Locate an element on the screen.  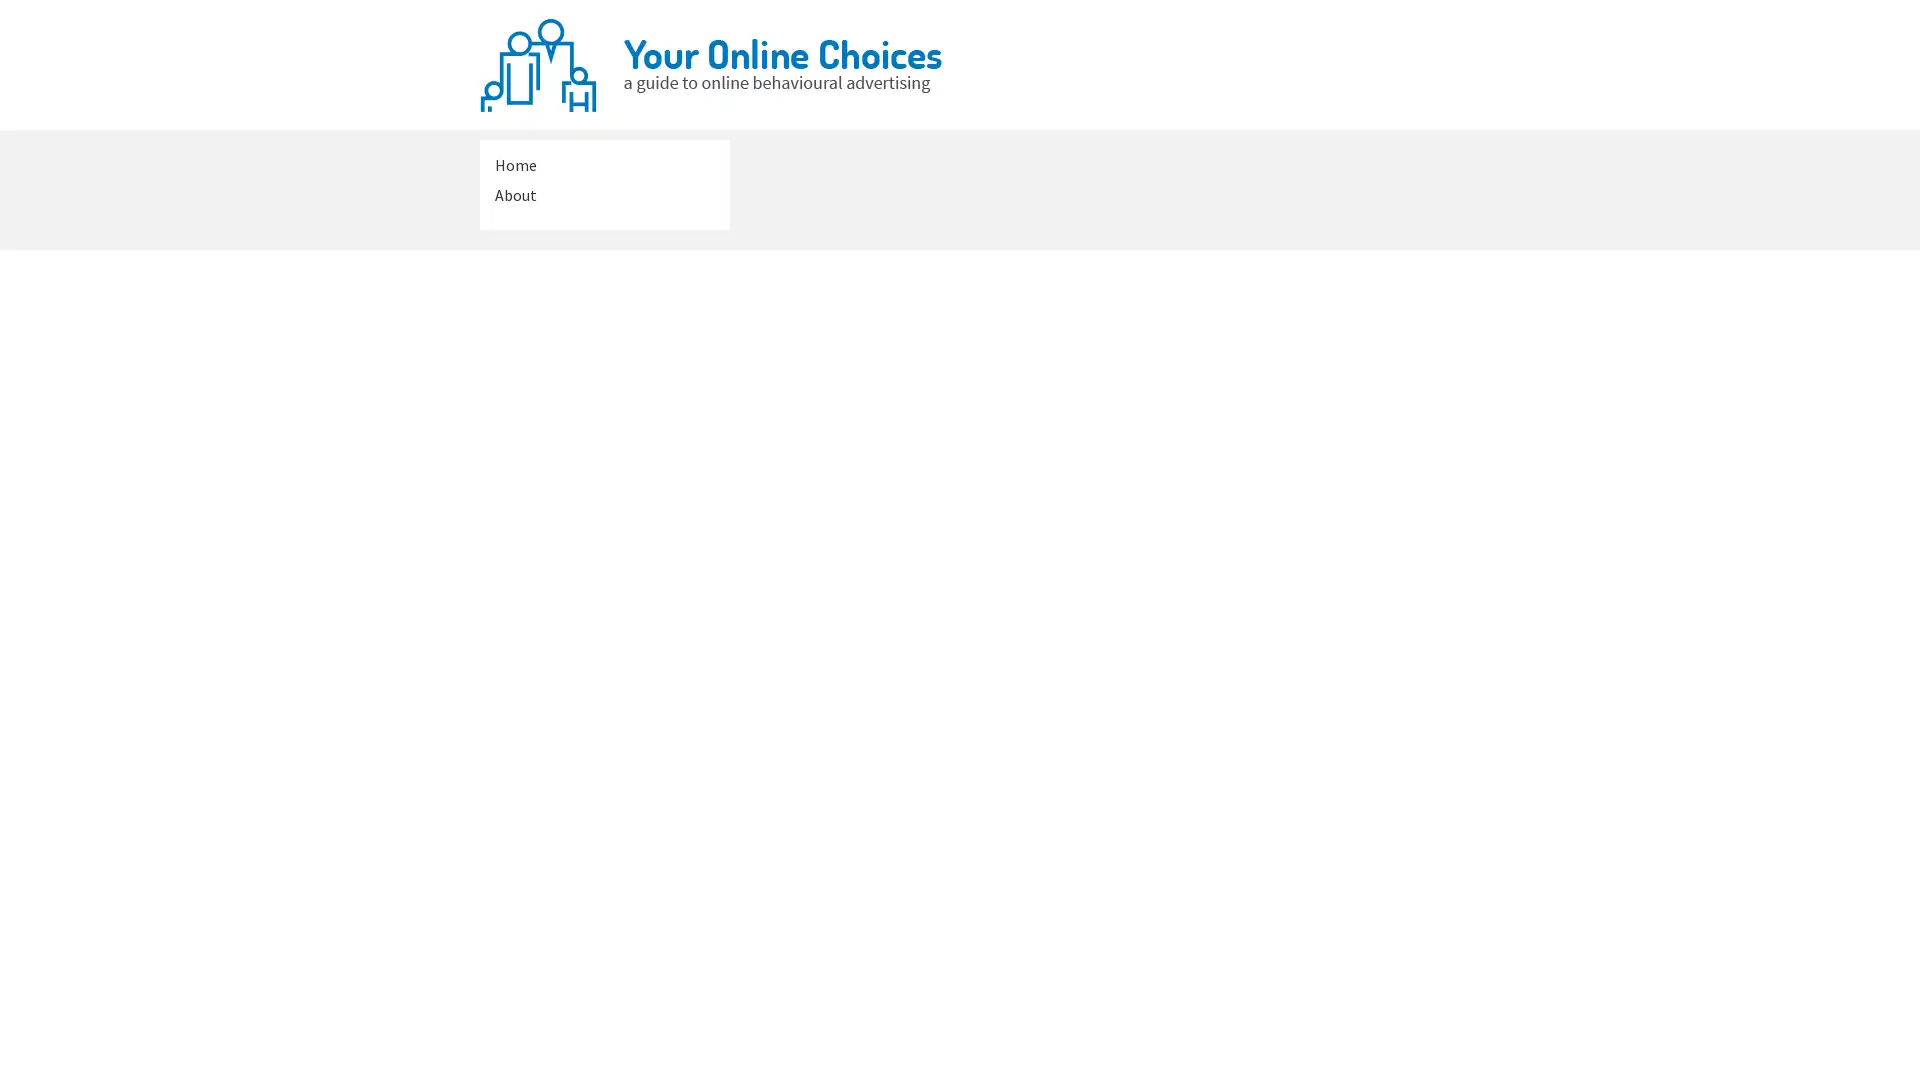
mute is located at coordinates (1261, 914).